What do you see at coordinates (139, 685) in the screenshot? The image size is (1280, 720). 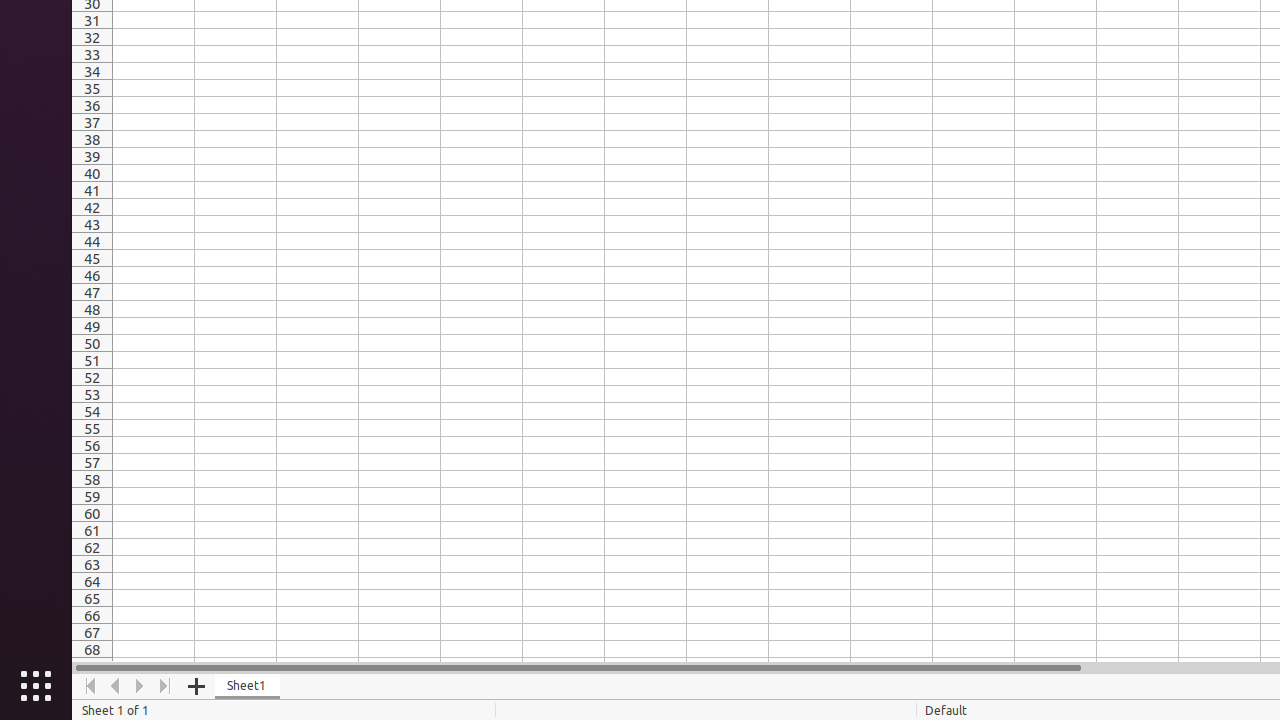 I see `'Move Right'` at bounding box center [139, 685].